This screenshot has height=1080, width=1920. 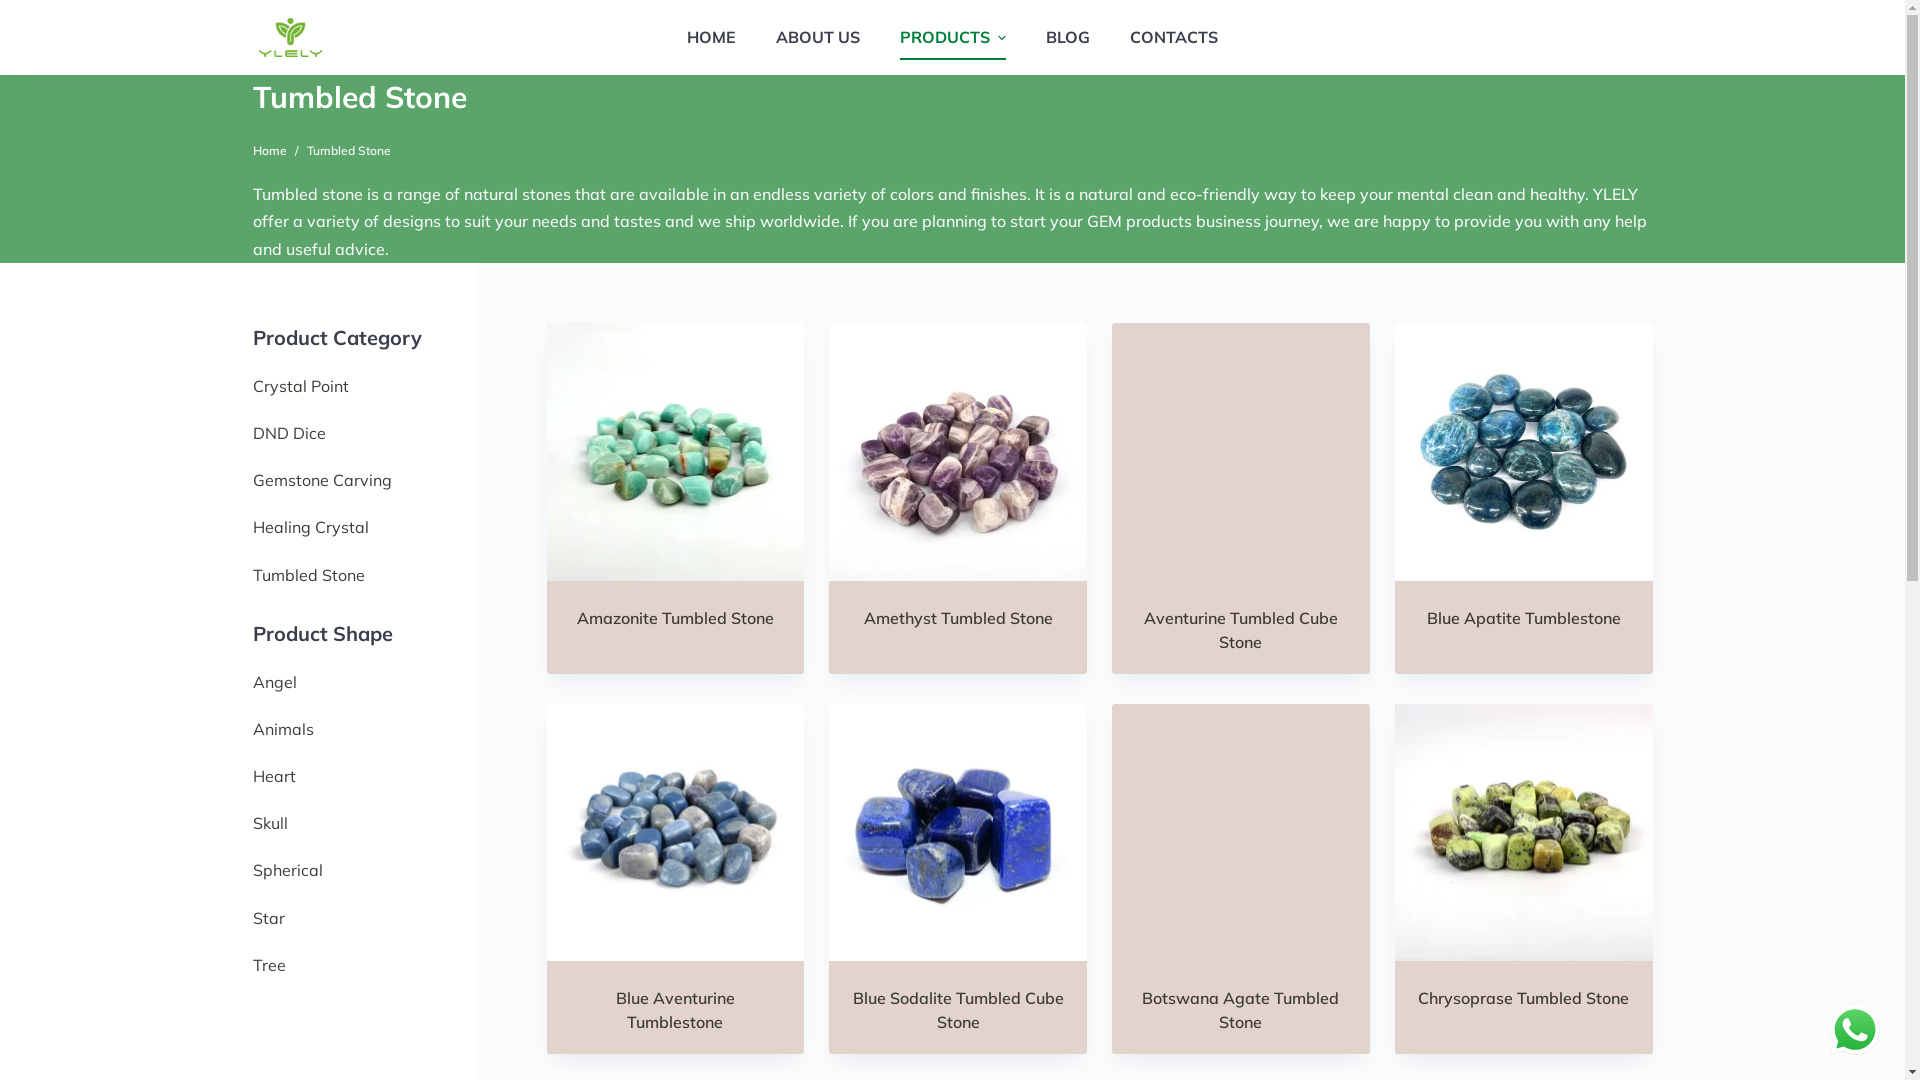 I want to click on 'BLOG', so click(x=1067, y=37).